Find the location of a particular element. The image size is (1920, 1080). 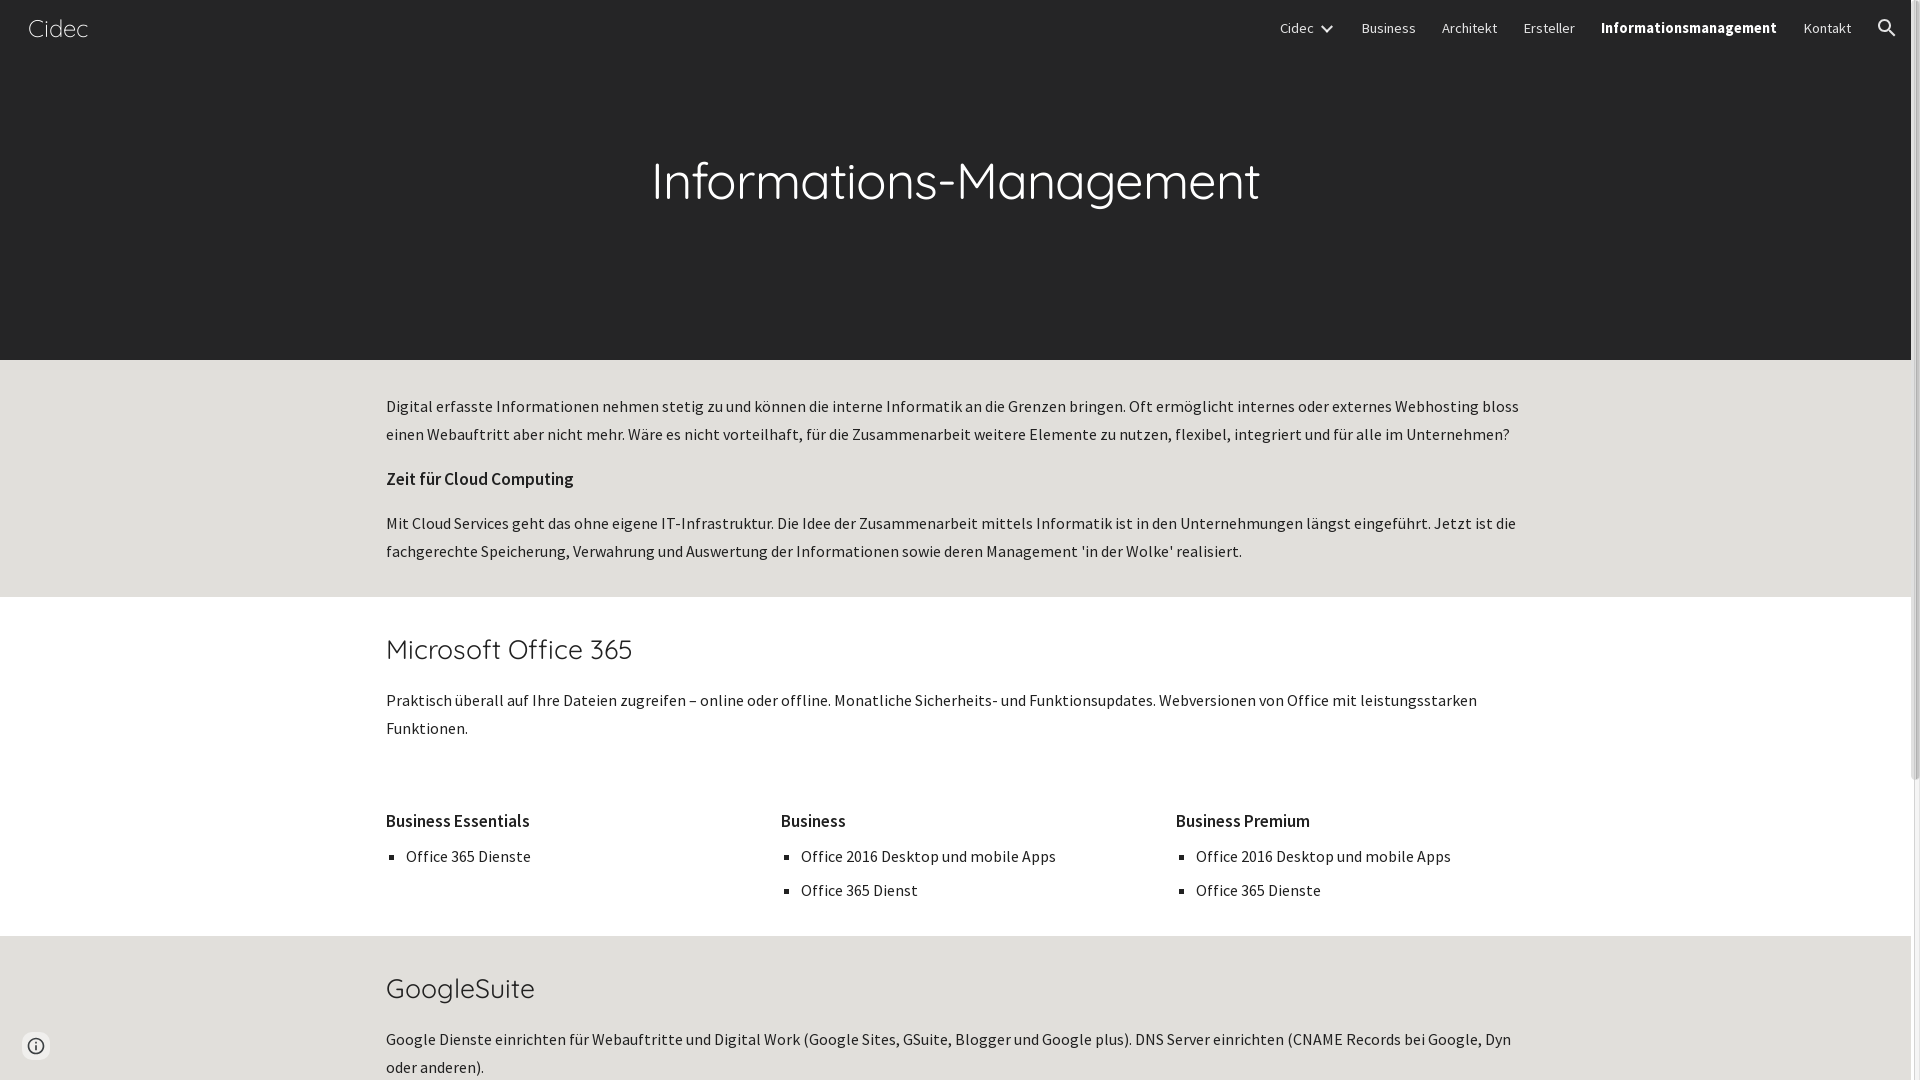

'Architekt' is located at coordinates (1469, 27).